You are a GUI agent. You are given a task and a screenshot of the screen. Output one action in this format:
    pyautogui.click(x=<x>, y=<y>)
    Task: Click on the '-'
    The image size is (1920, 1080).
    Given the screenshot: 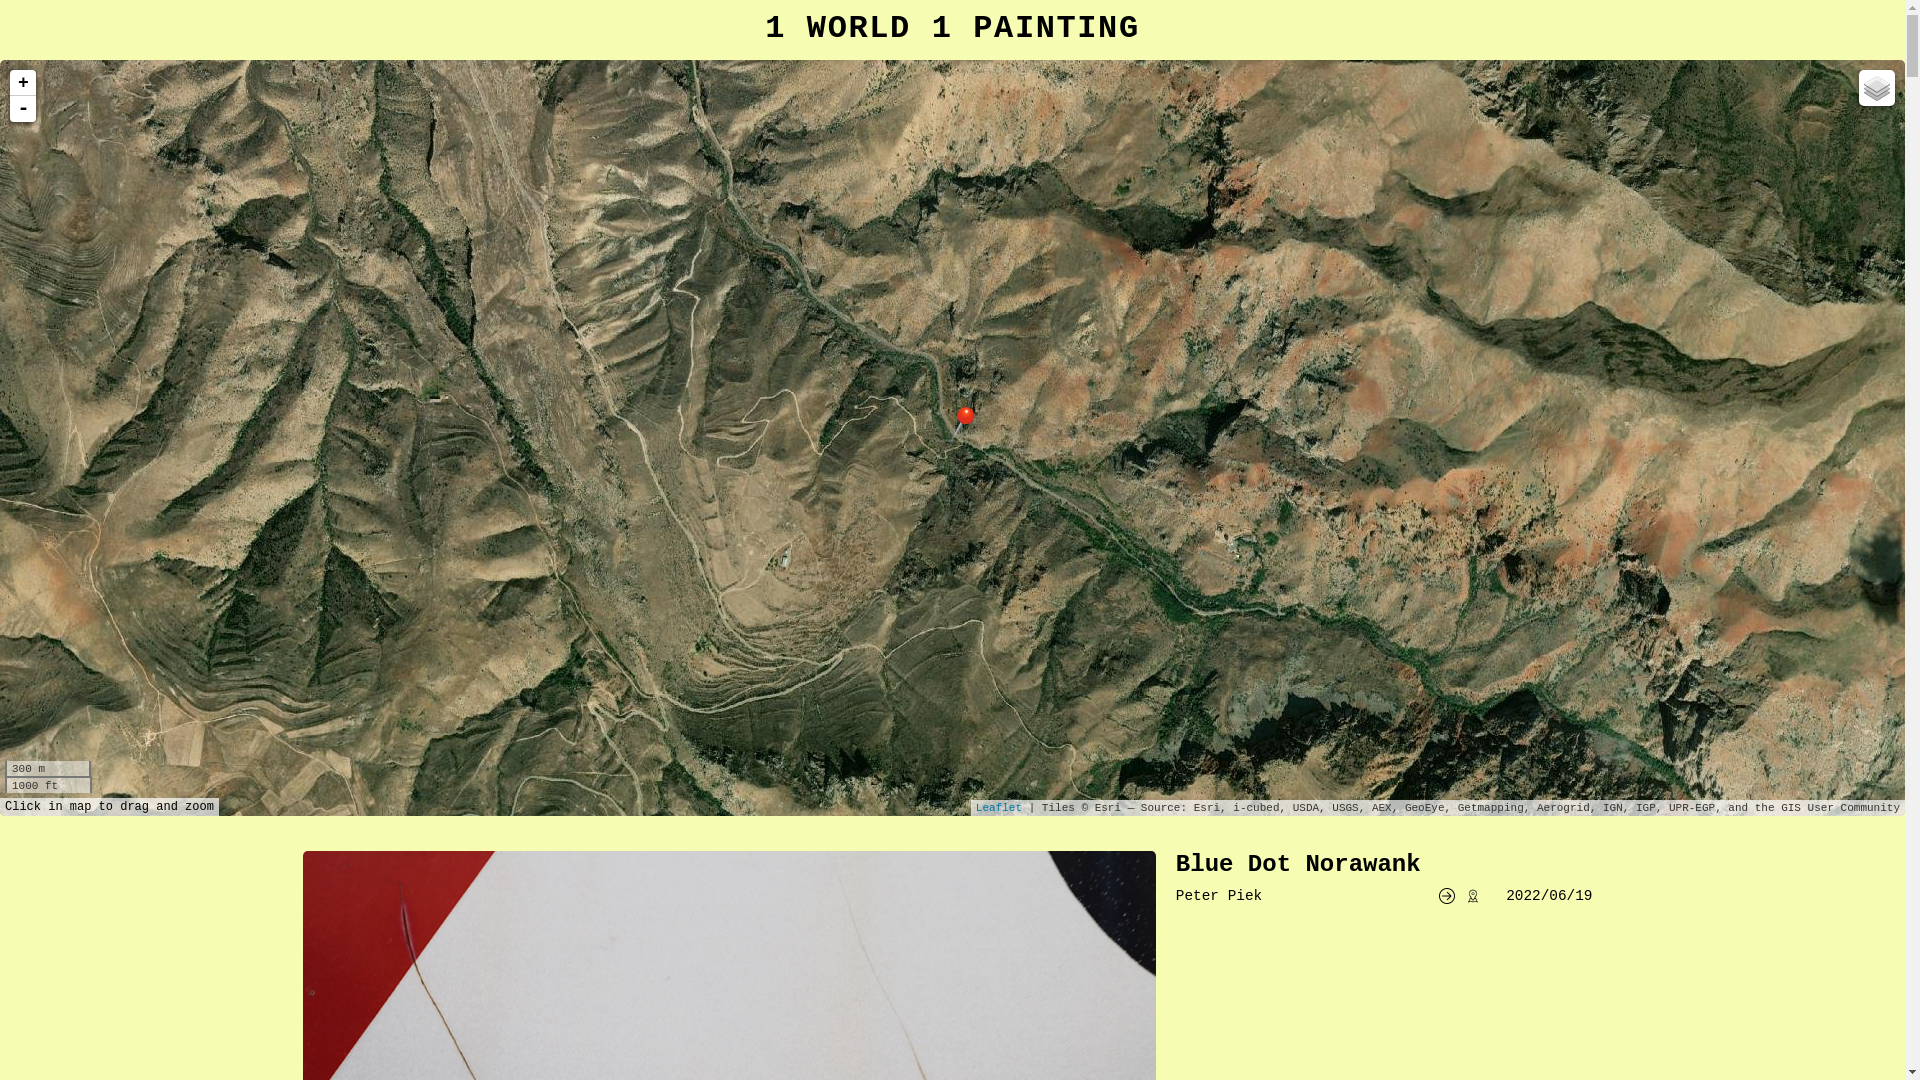 What is the action you would take?
    pyautogui.click(x=23, y=108)
    